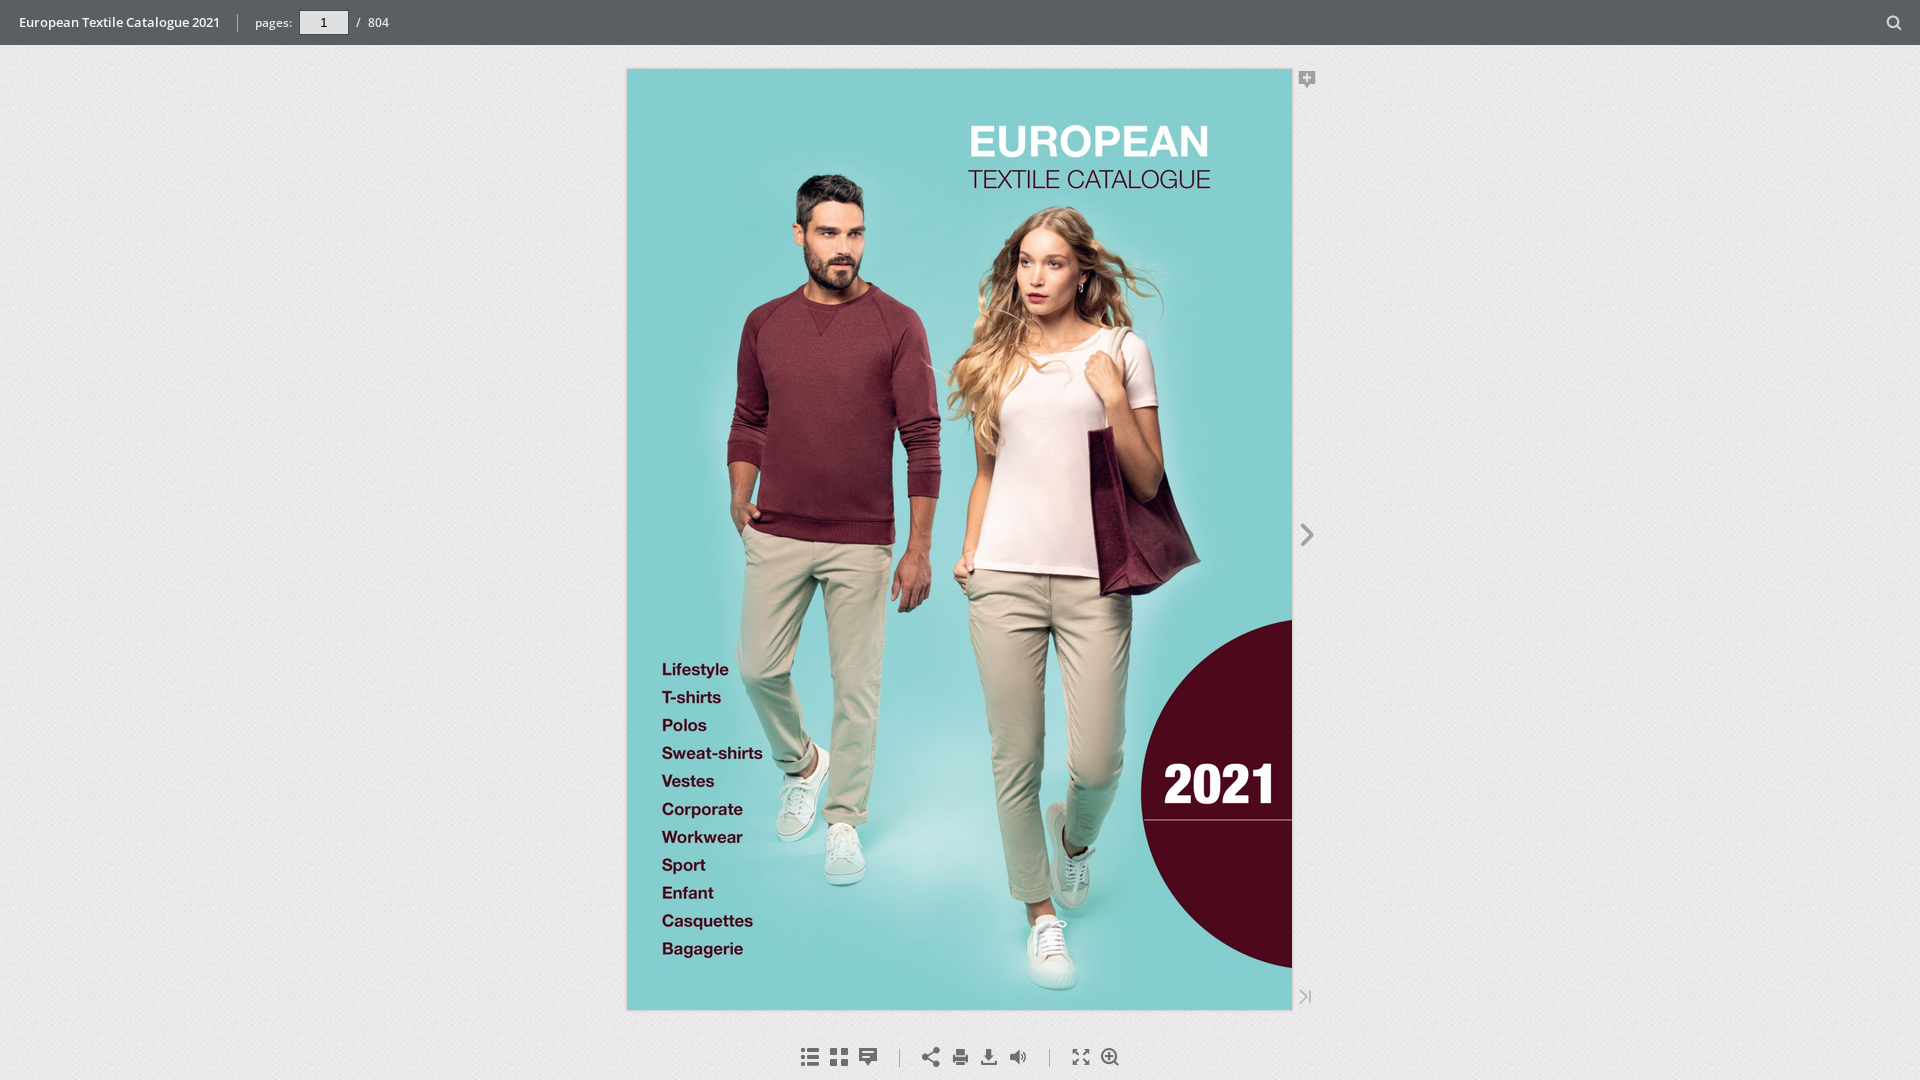 This screenshot has height=1080, width=1920. What do you see at coordinates (1893, 23) in the screenshot?
I see `'Search'` at bounding box center [1893, 23].